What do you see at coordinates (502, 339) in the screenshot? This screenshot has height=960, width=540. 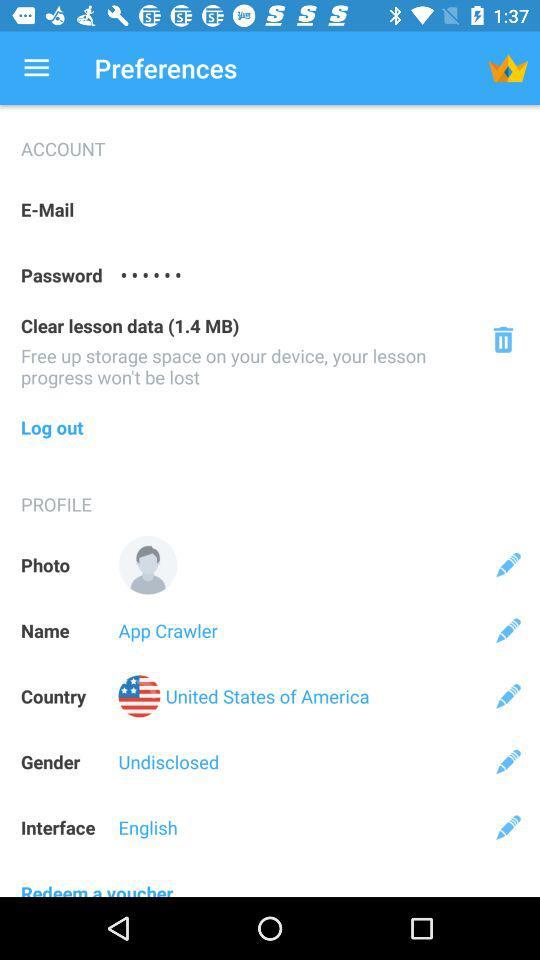 I see `the delete icon` at bounding box center [502, 339].